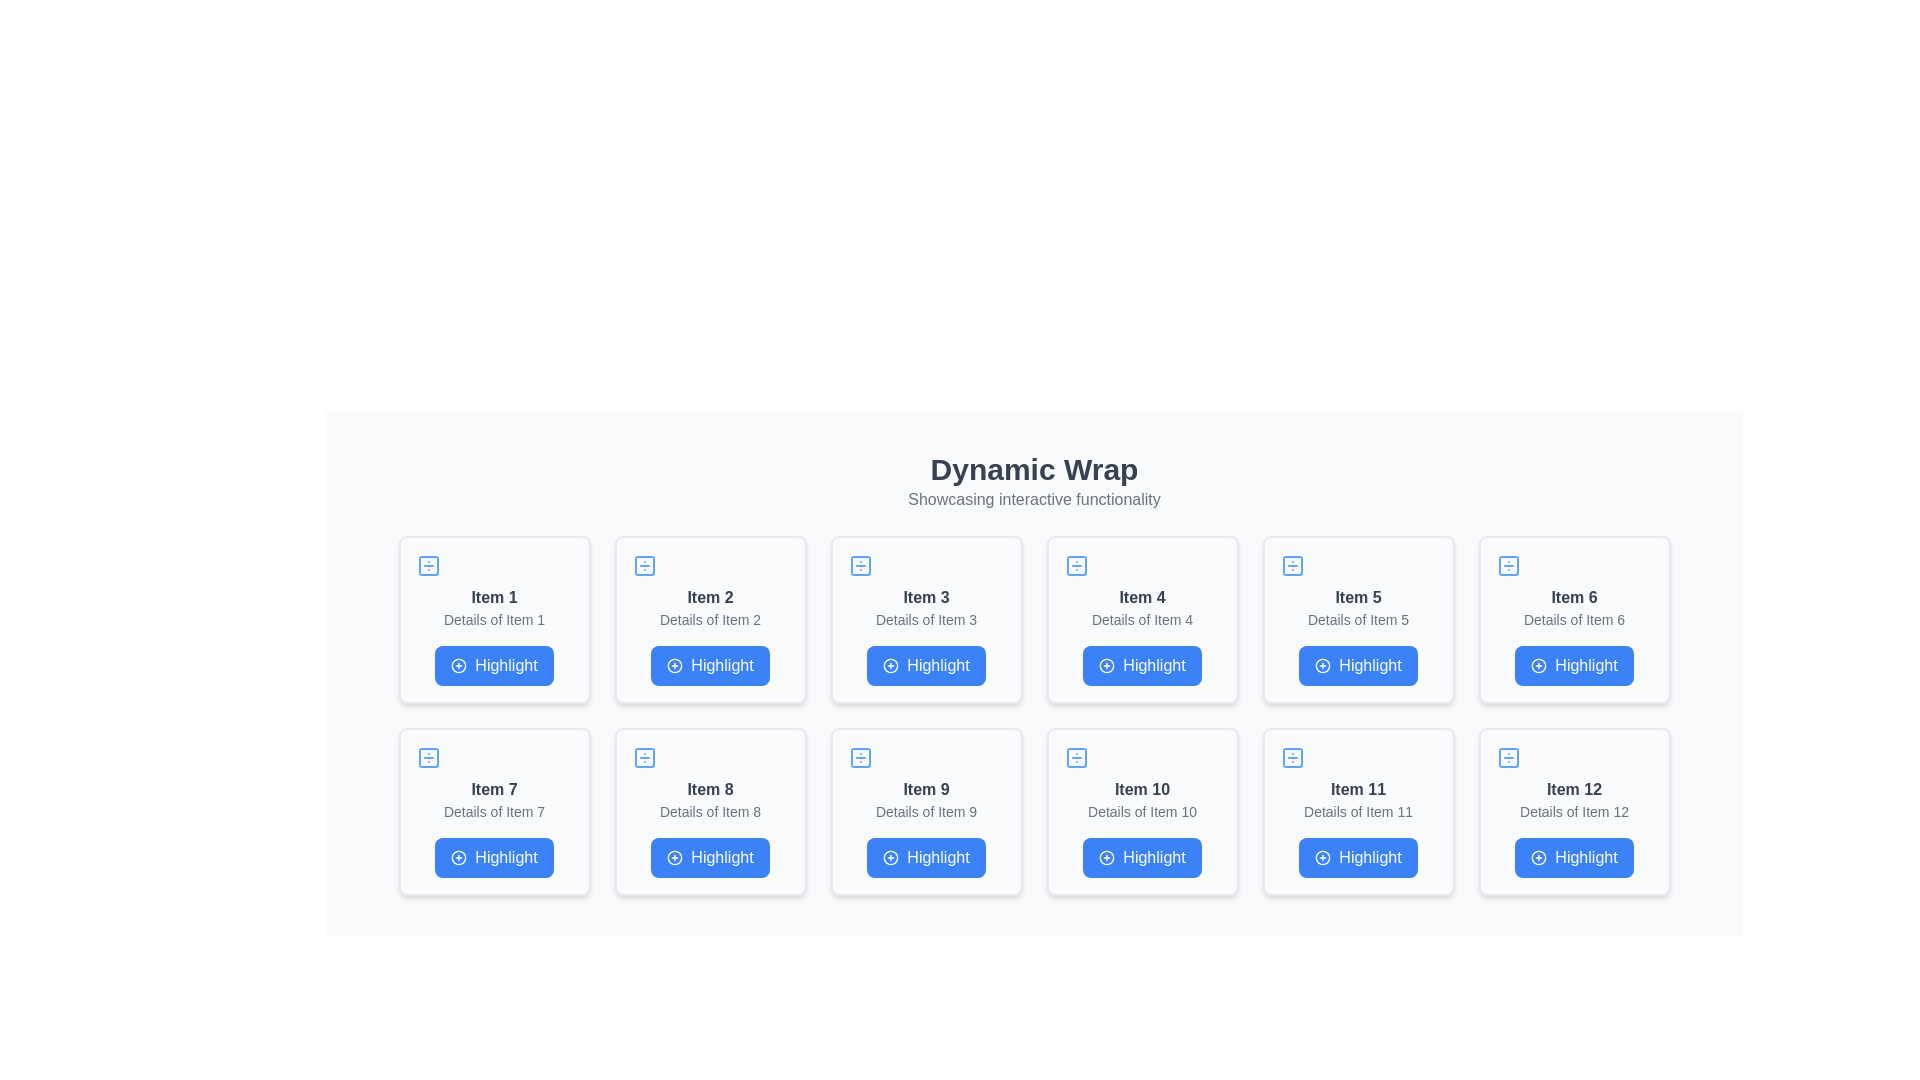 The image size is (1920, 1080). Describe the element at coordinates (1142, 619) in the screenshot. I see `the text label displaying 'Details of Item 4', which is positioned below the title 'Item 4' and above the blue 'Highlight' button` at that location.